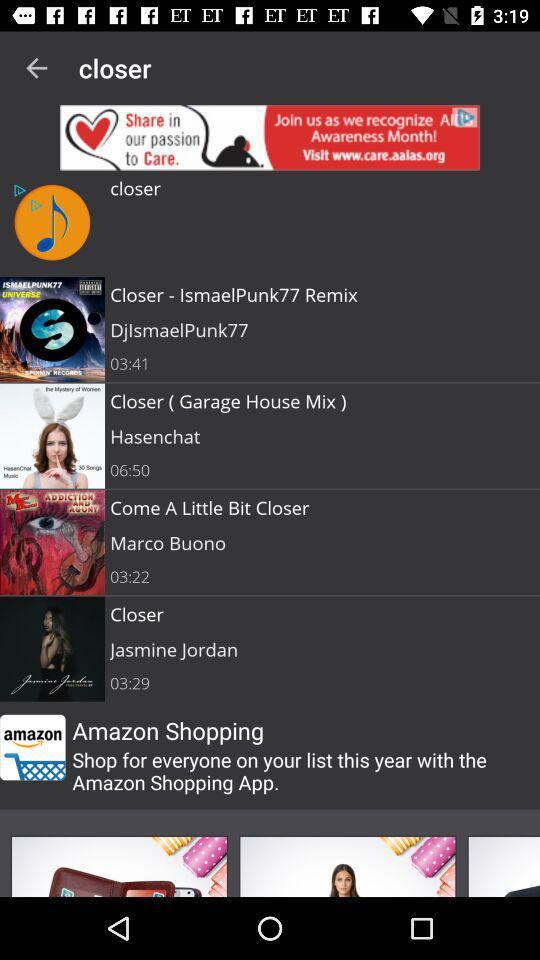  Describe the element at coordinates (31, 746) in the screenshot. I see `amazon icon` at that location.